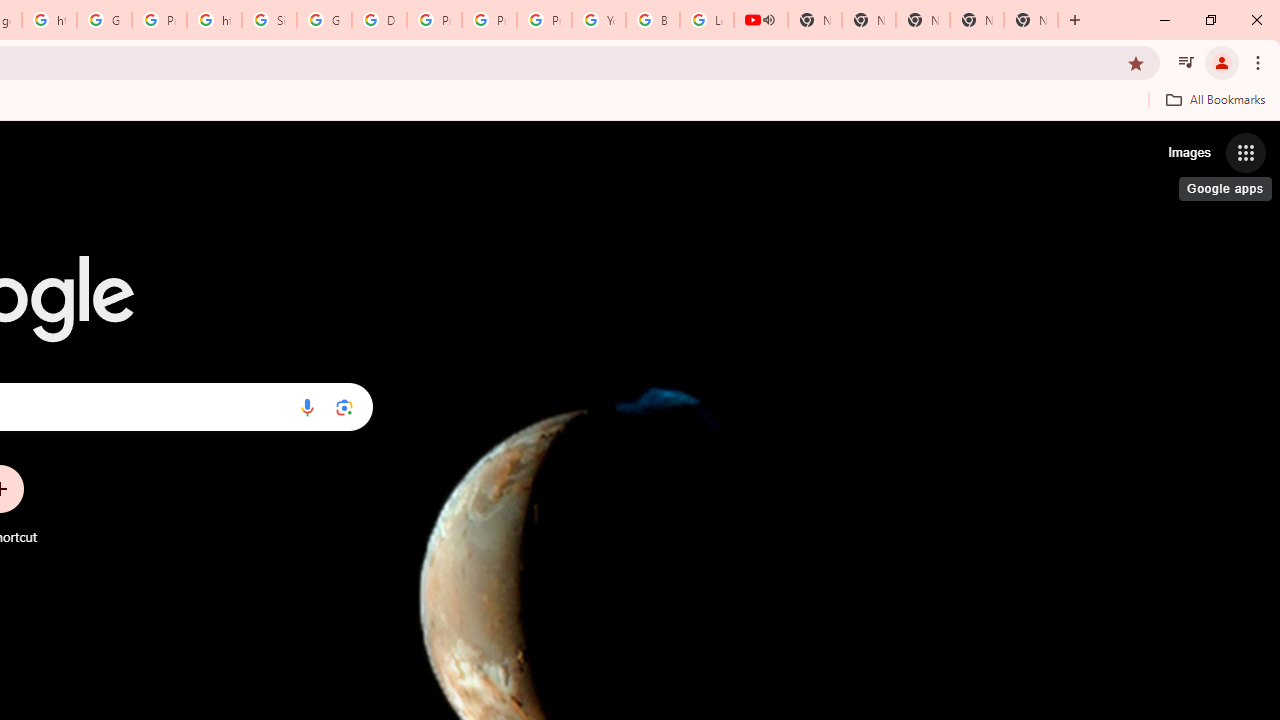 This screenshot has width=1280, height=720. What do you see at coordinates (1165, 20) in the screenshot?
I see `'Minimize'` at bounding box center [1165, 20].